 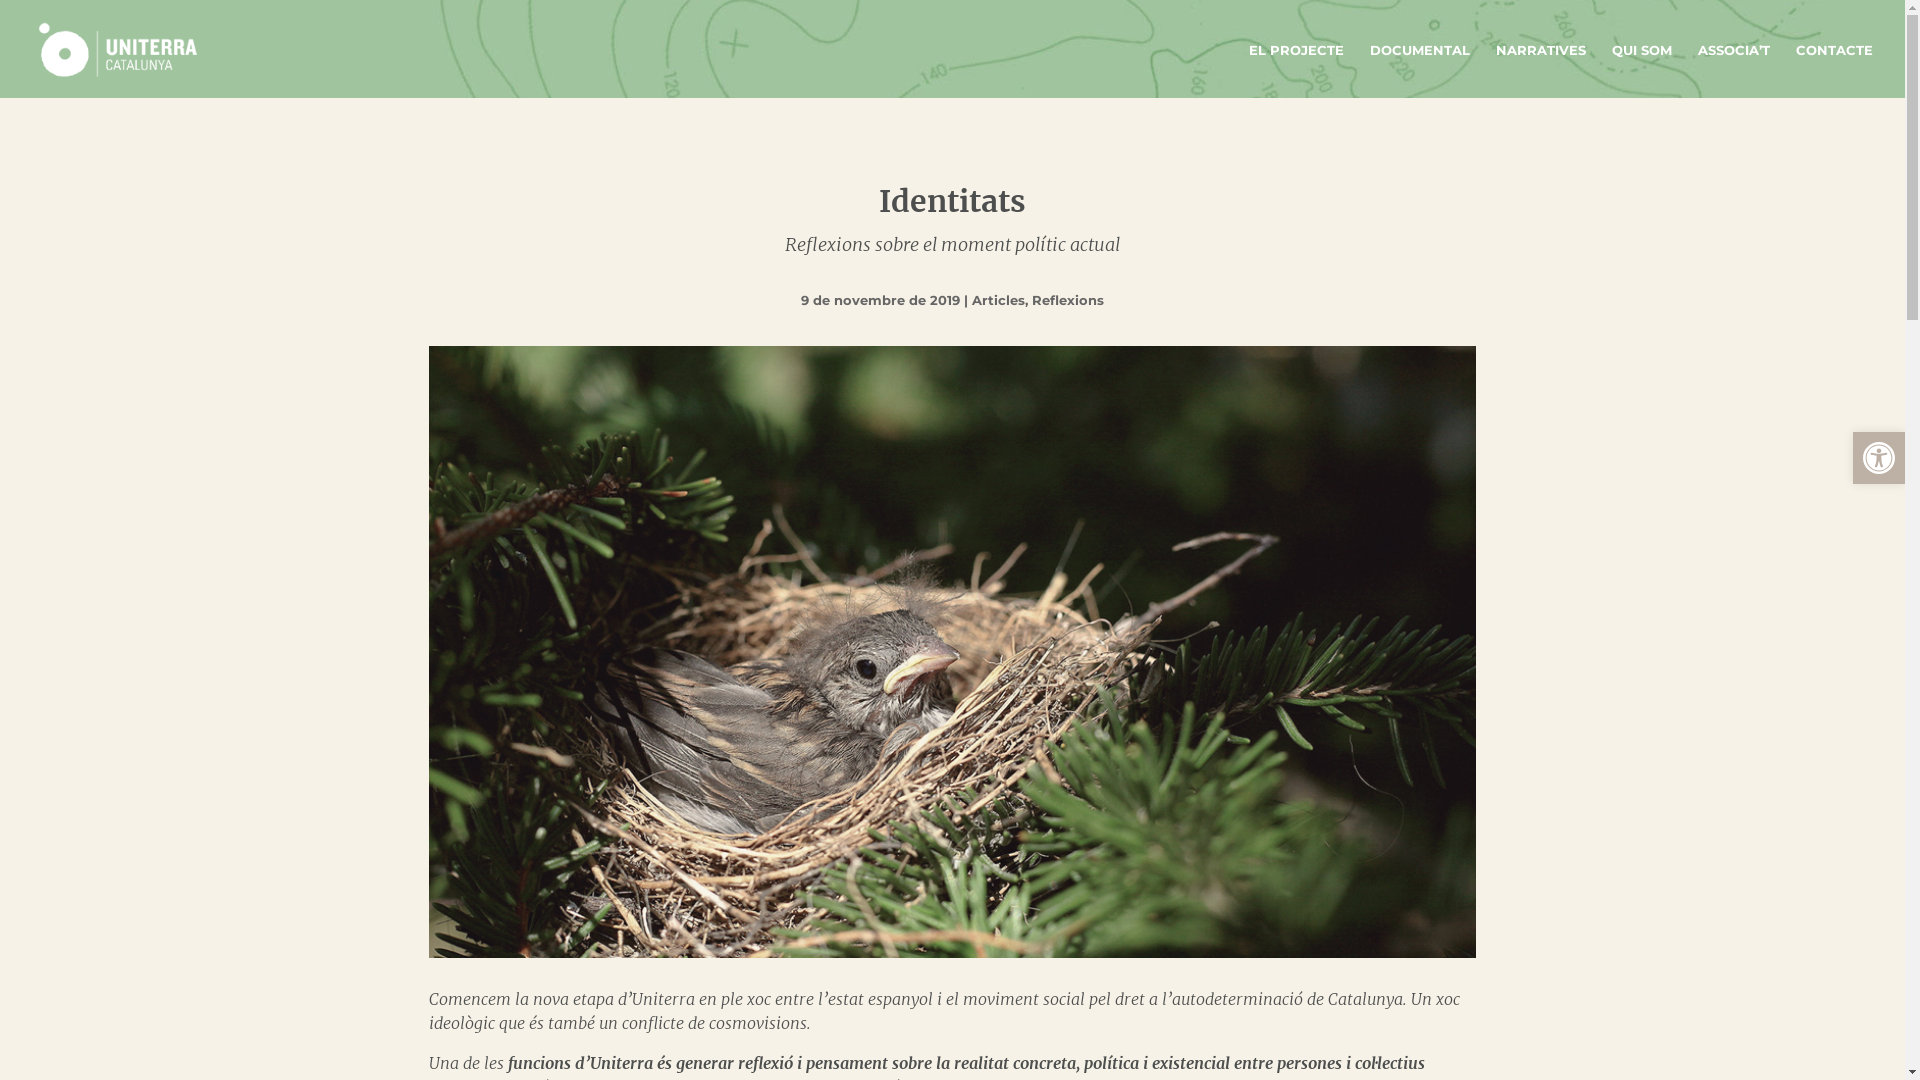 What do you see at coordinates (1419, 70) in the screenshot?
I see `'DOCUMENTAL'` at bounding box center [1419, 70].